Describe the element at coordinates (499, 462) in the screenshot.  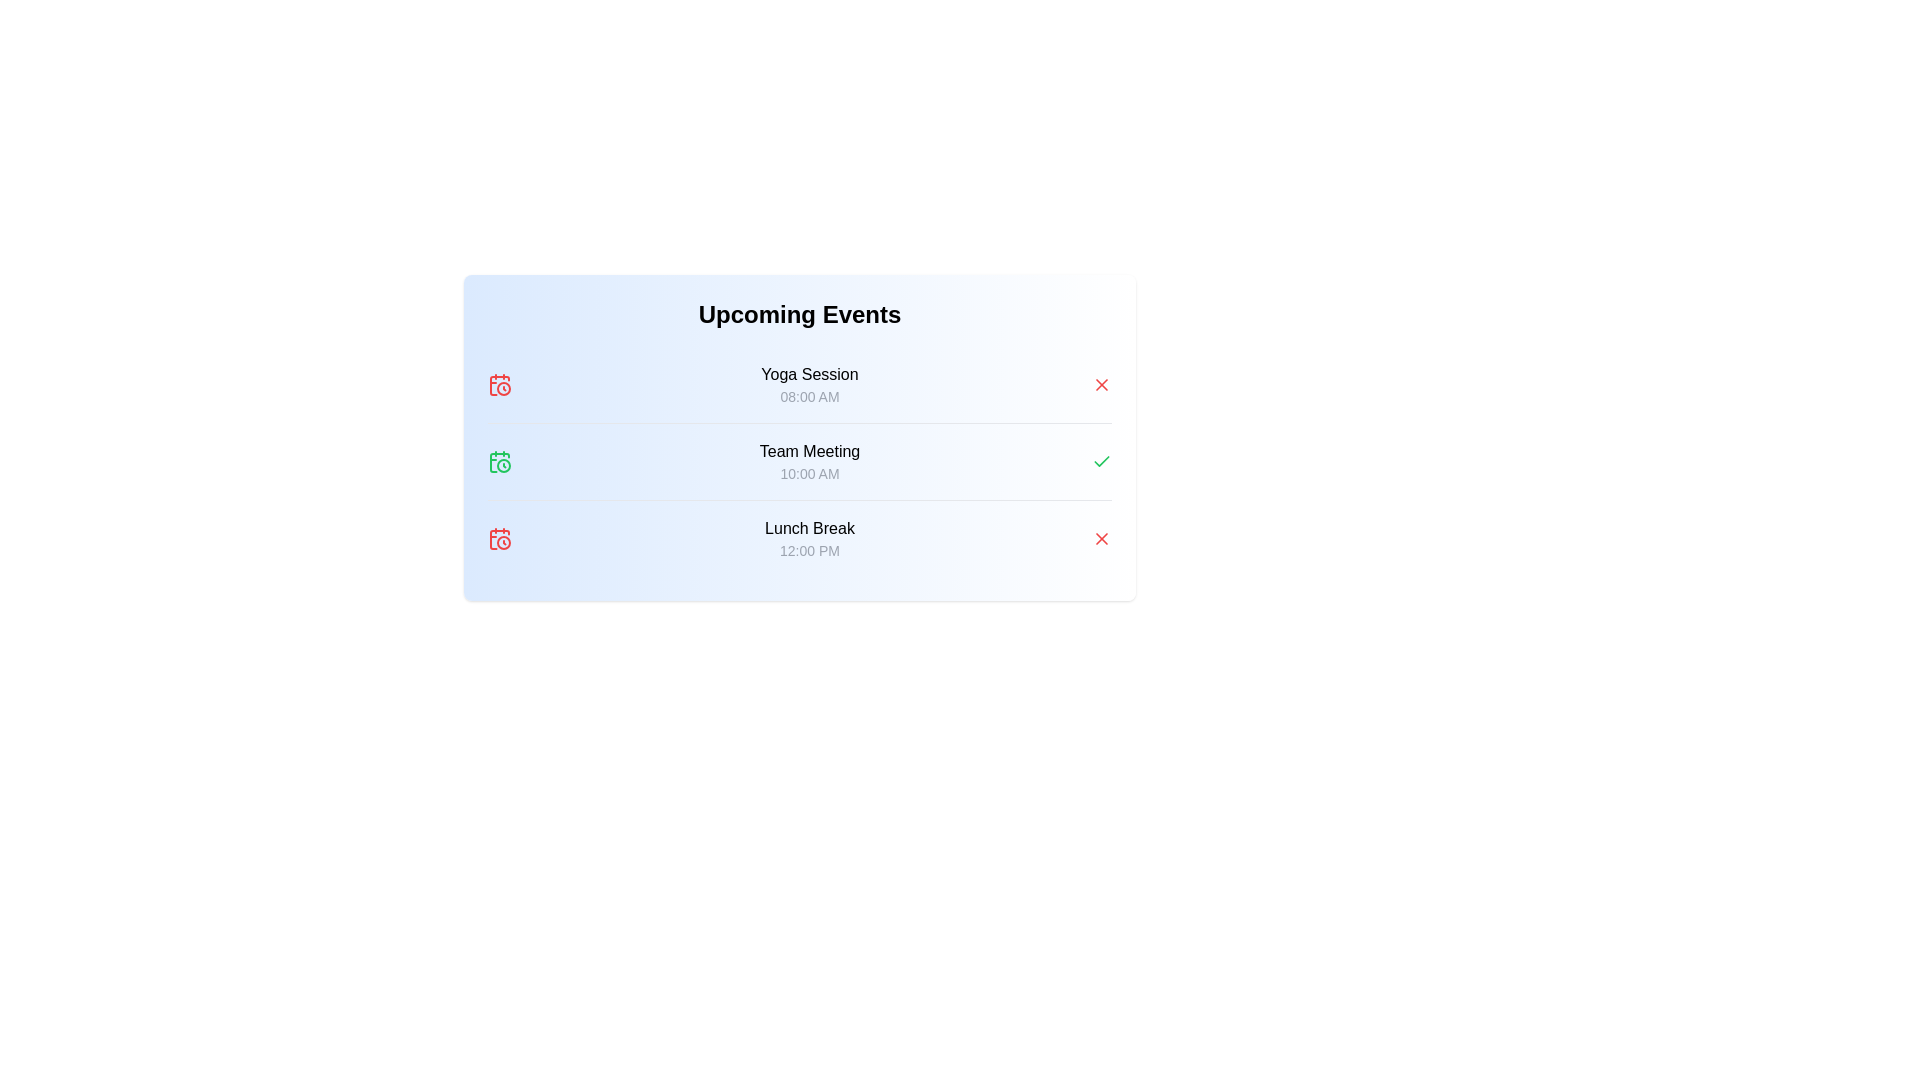
I see `the calendar icon representing the scheduled meeting for the 'Team Meeting' event` at that location.